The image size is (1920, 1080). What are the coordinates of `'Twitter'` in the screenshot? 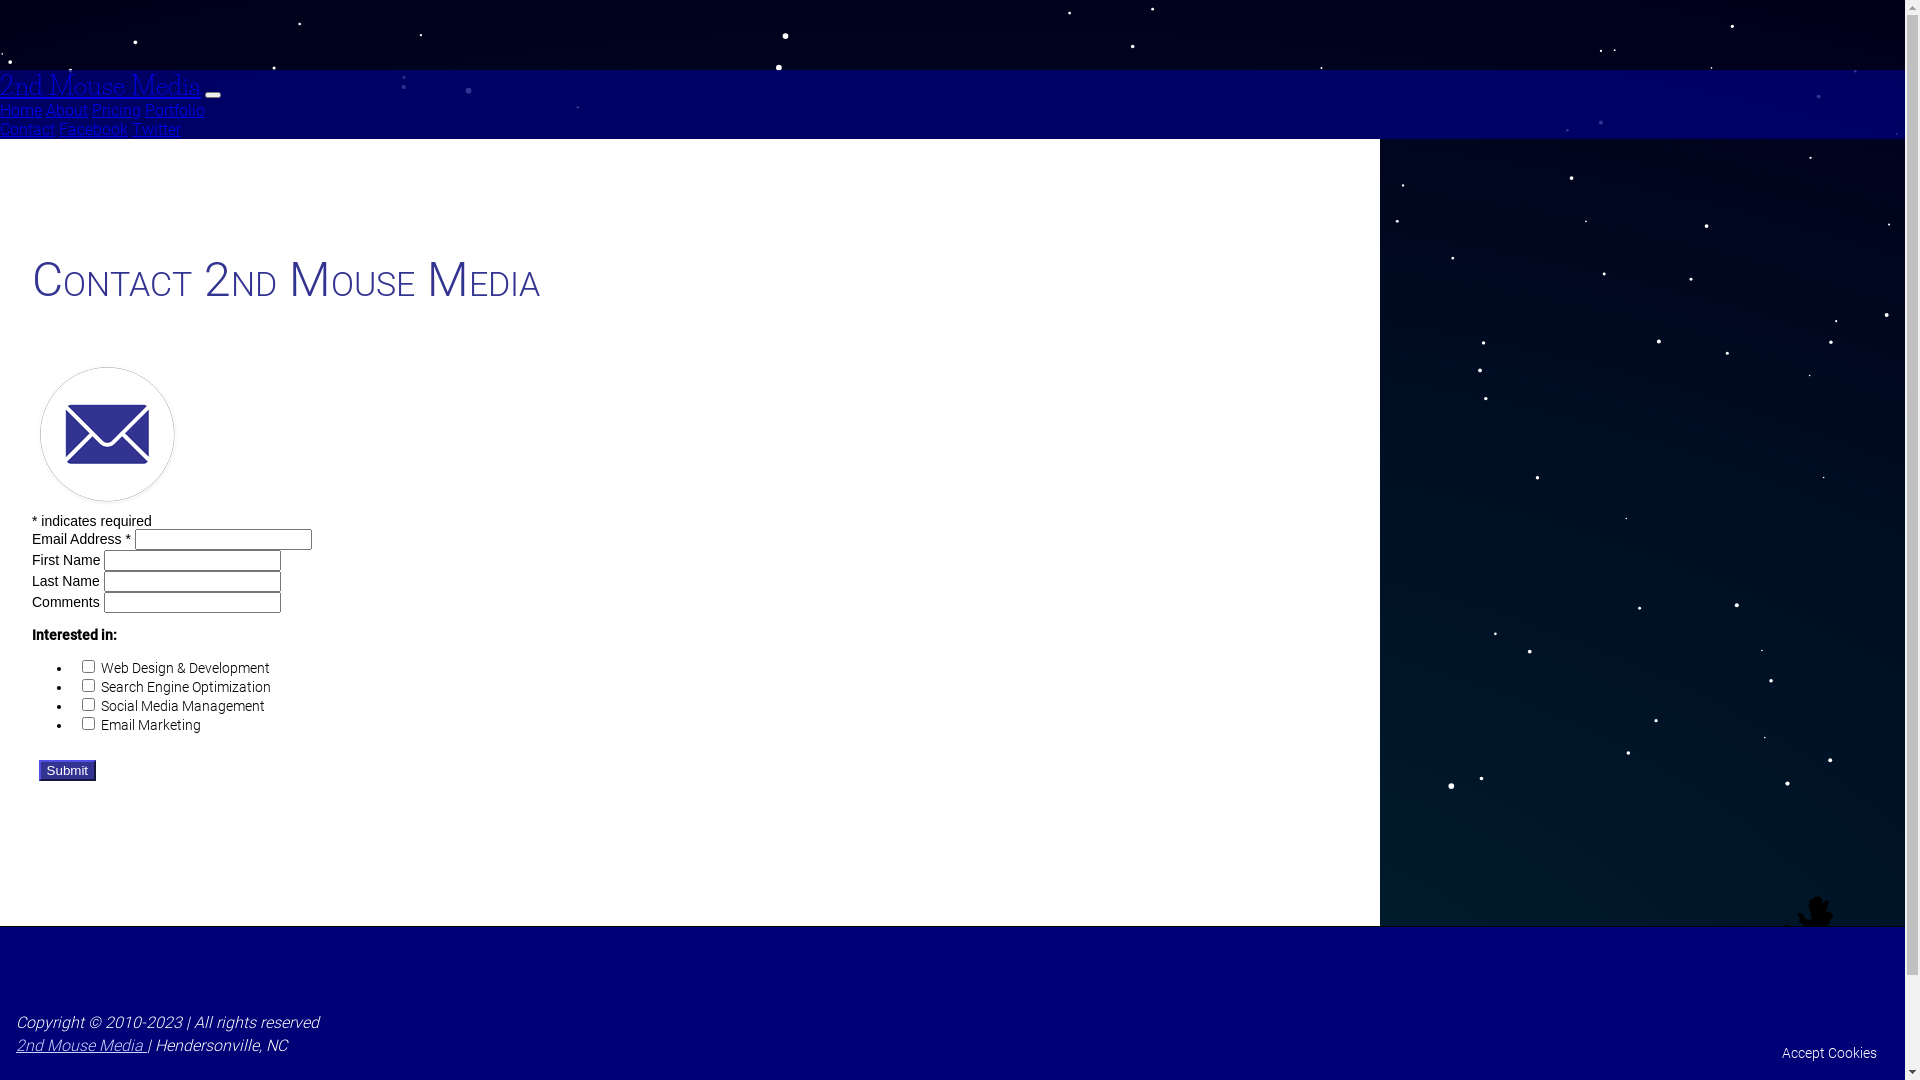 It's located at (155, 129).